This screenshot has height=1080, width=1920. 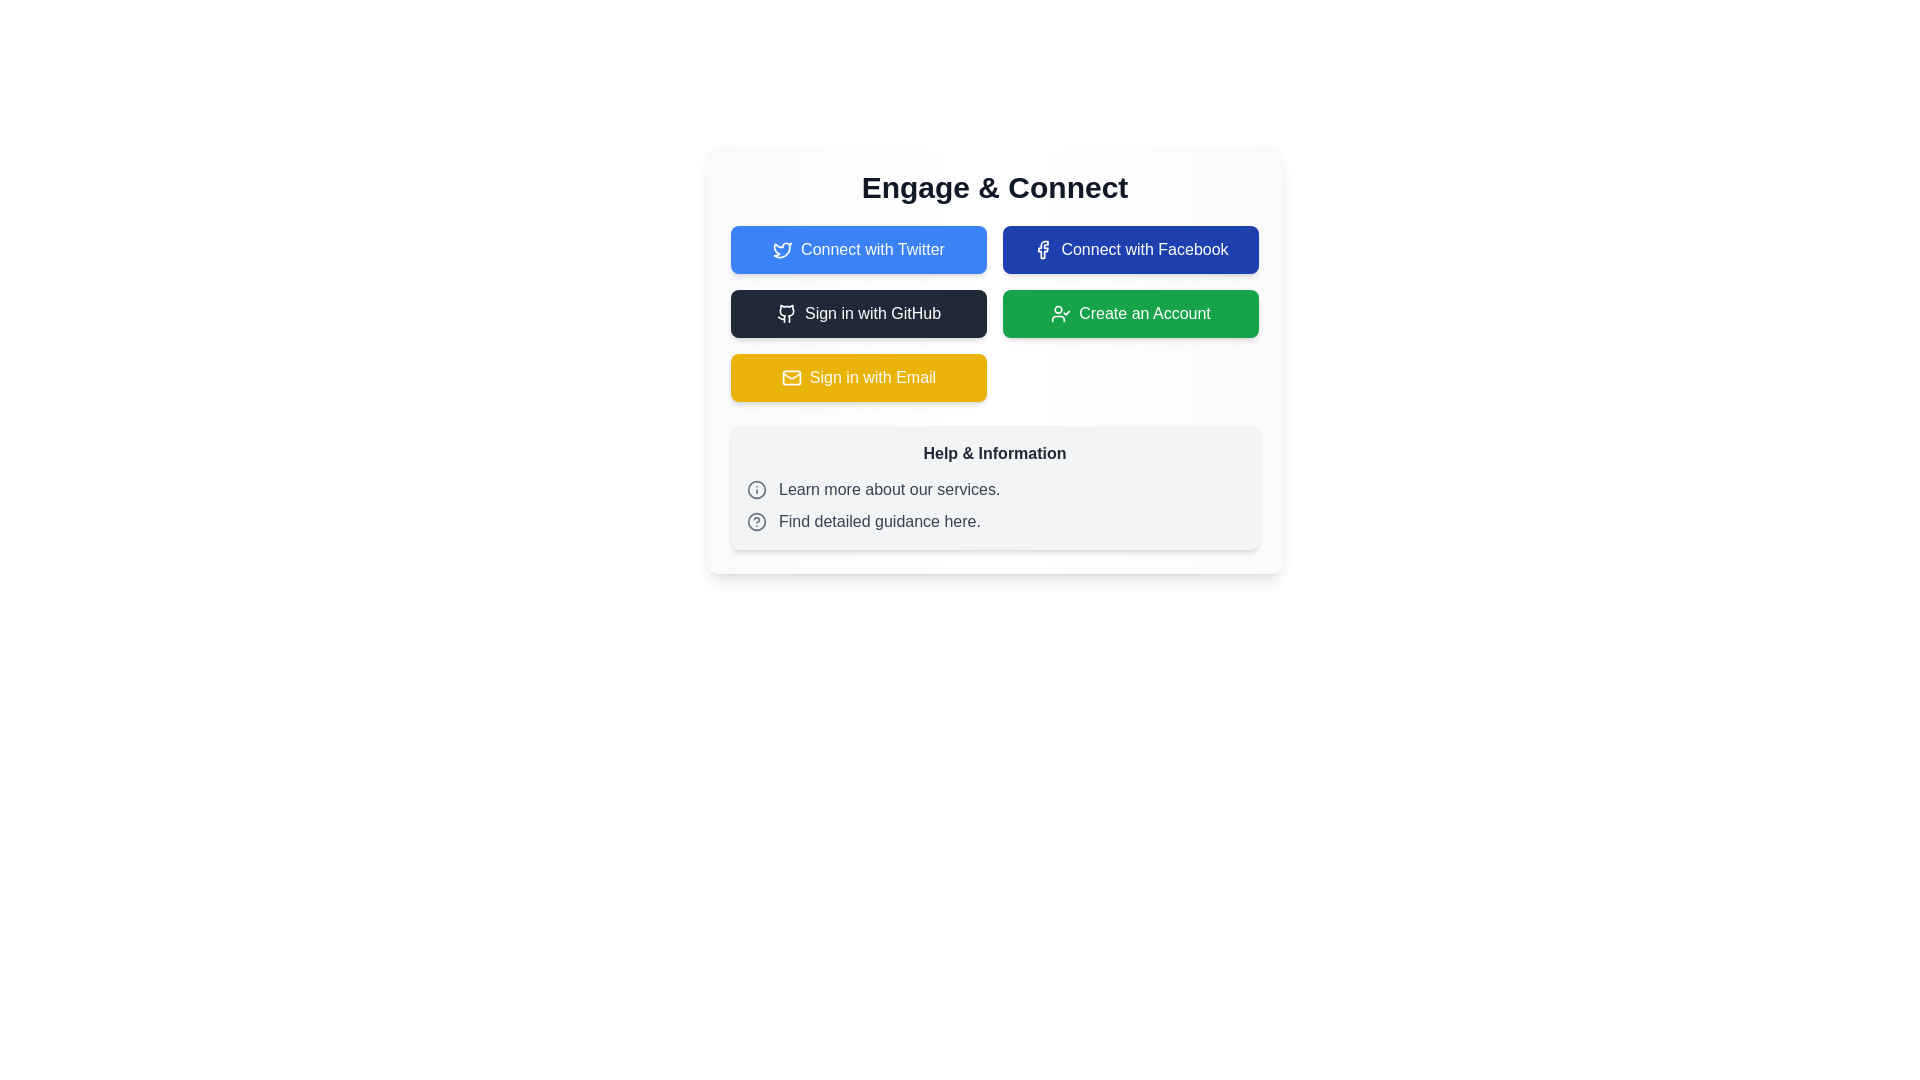 I want to click on the green 'Create an Account' button with rounded corners, which features a user icon on the left and is located below the 'Connect with Facebook' button, so click(x=1131, y=313).